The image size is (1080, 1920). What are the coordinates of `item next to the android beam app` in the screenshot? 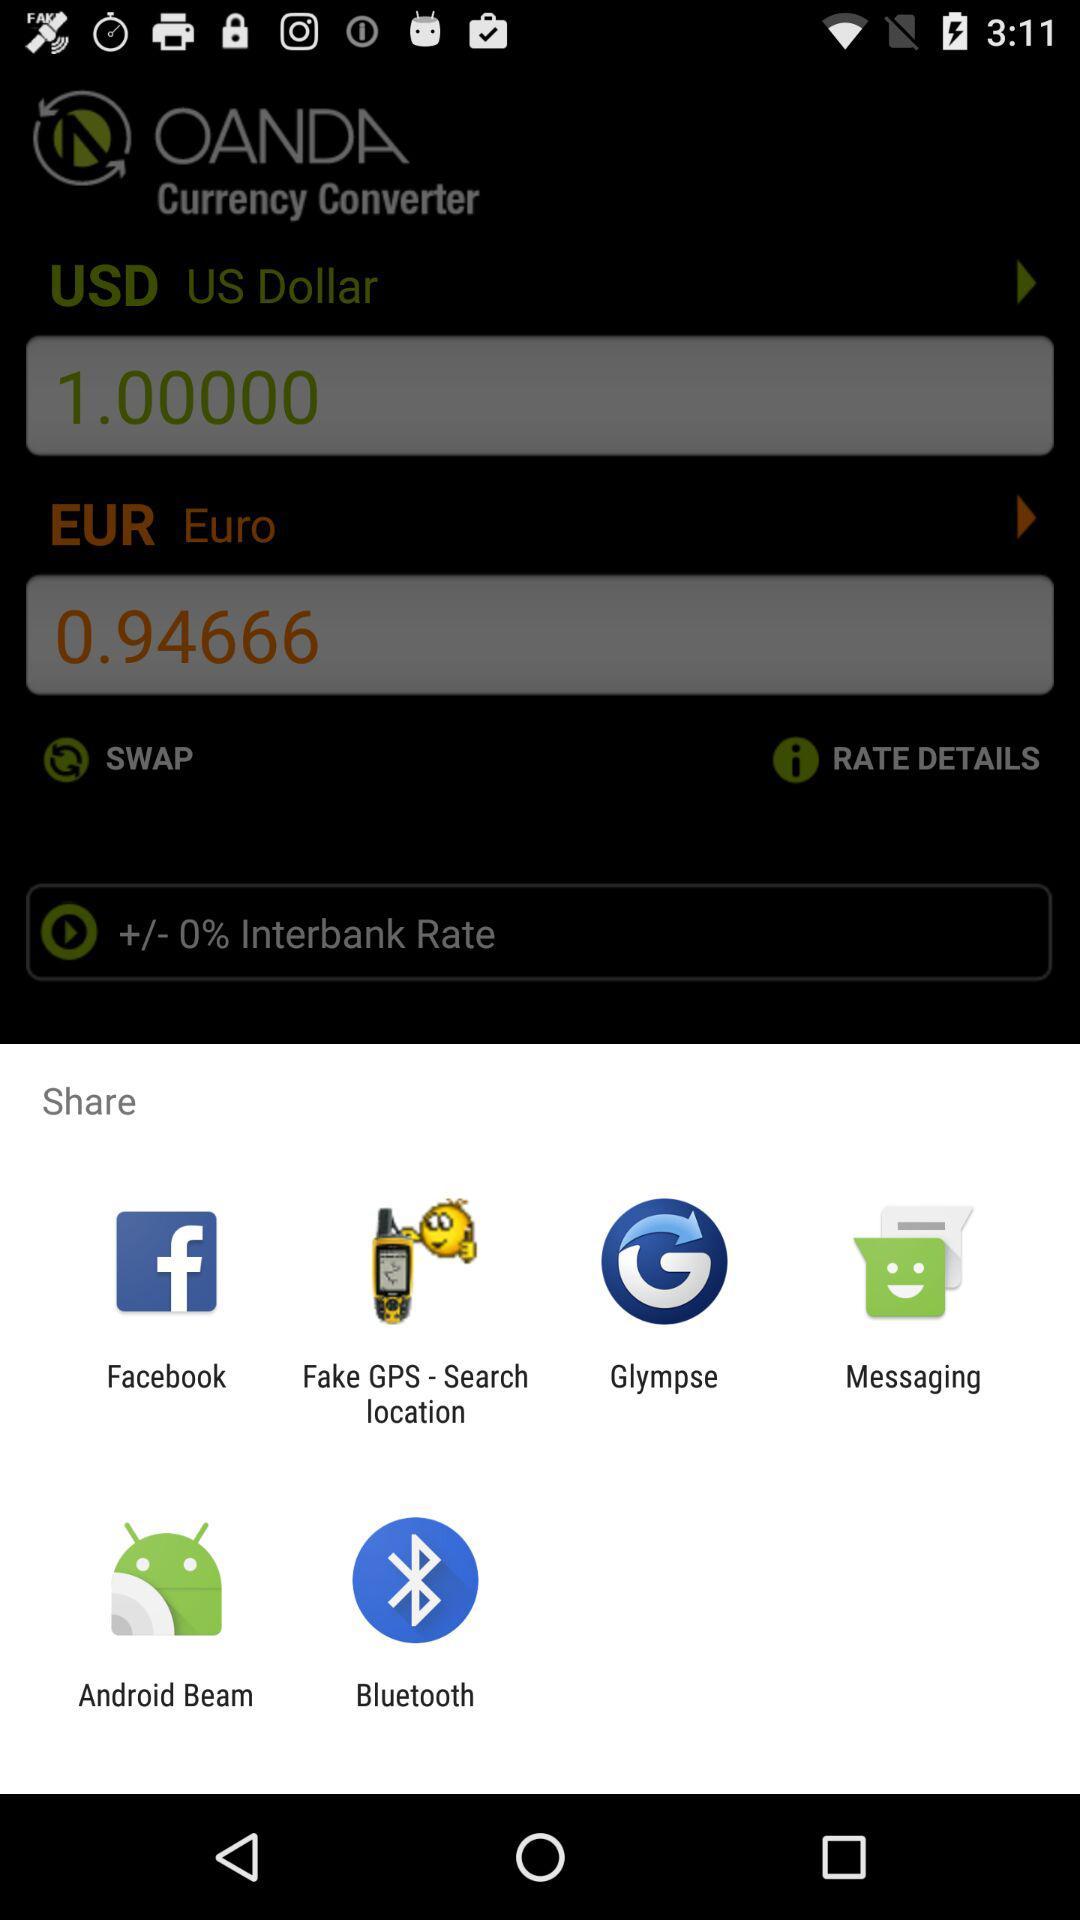 It's located at (414, 1711).